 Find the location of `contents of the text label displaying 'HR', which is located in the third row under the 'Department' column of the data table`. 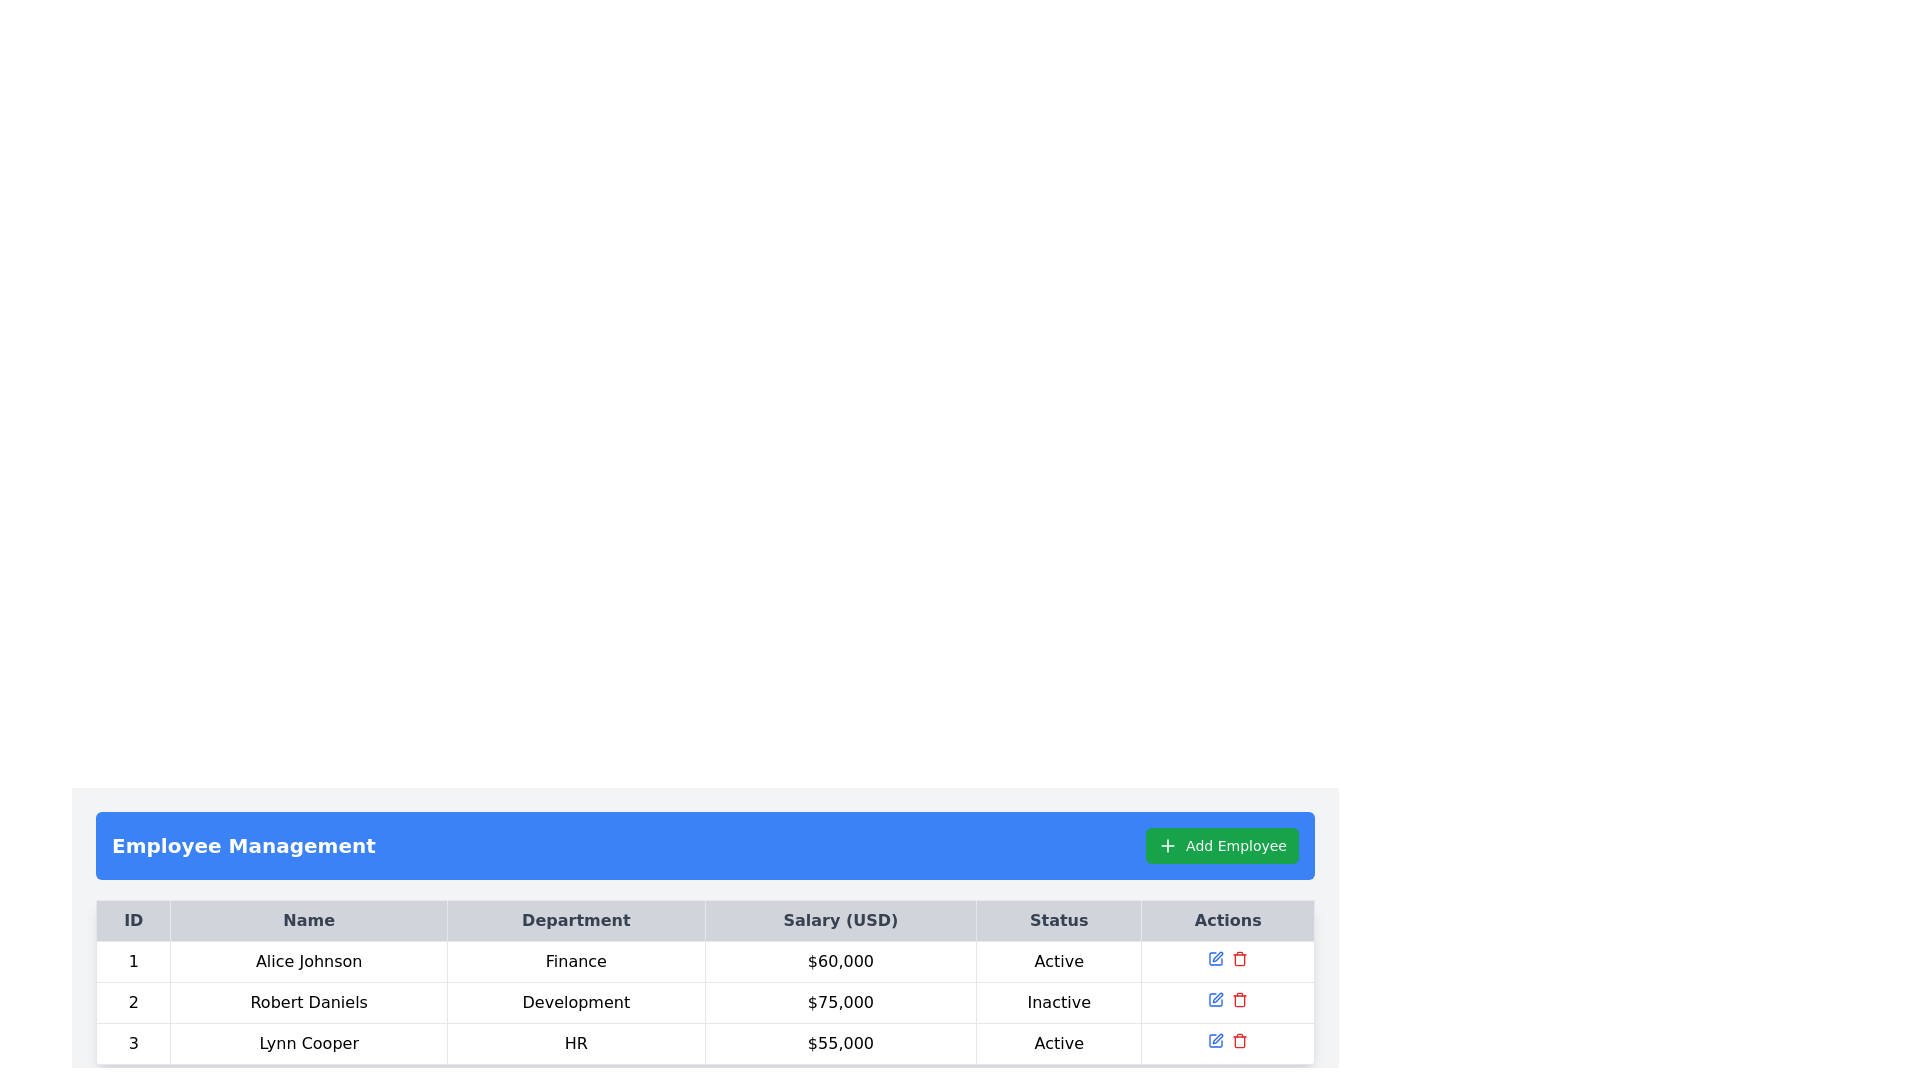

contents of the text label displaying 'HR', which is located in the third row under the 'Department' column of the data table is located at coordinates (575, 1043).